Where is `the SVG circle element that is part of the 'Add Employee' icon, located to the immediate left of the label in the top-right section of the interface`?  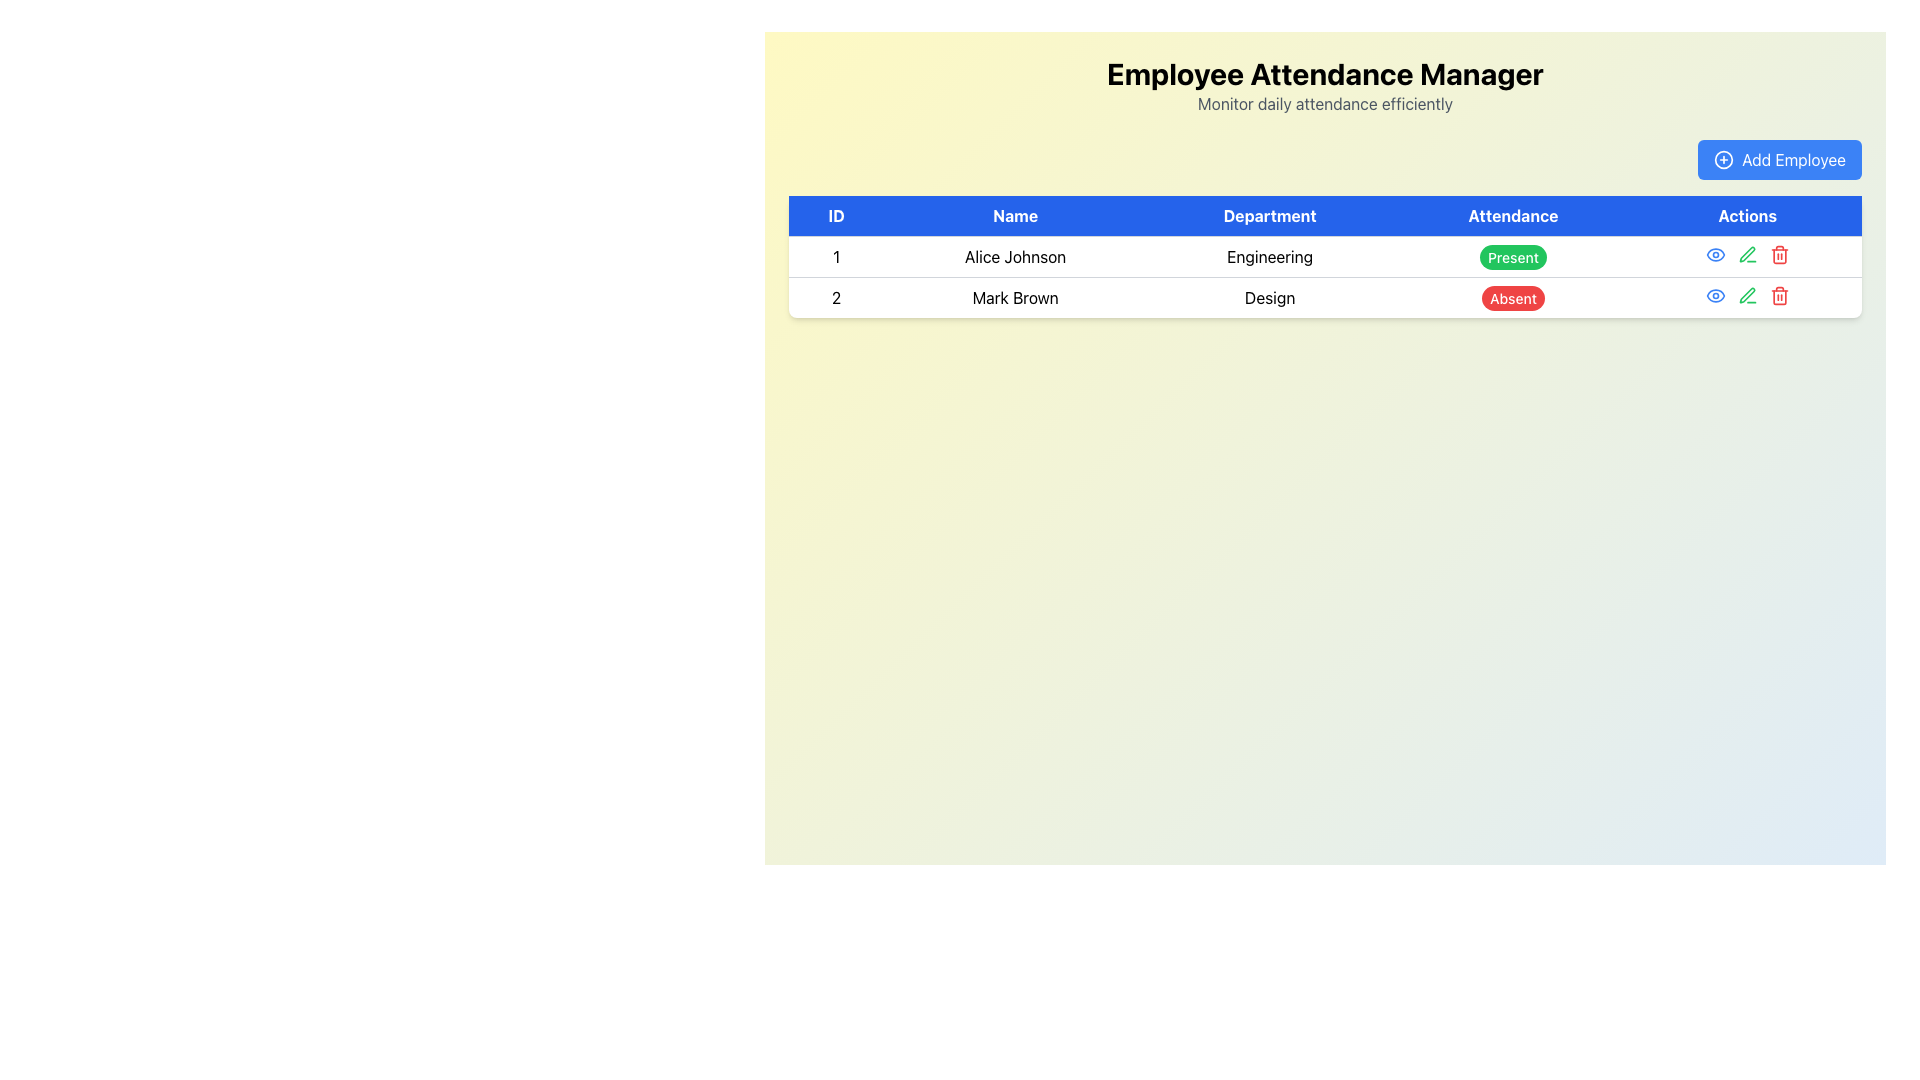 the SVG circle element that is part of the 'Add Employee' icon, located to the immediate left of the label in the top-right section of the interface is located at coordinates (1723, 158).